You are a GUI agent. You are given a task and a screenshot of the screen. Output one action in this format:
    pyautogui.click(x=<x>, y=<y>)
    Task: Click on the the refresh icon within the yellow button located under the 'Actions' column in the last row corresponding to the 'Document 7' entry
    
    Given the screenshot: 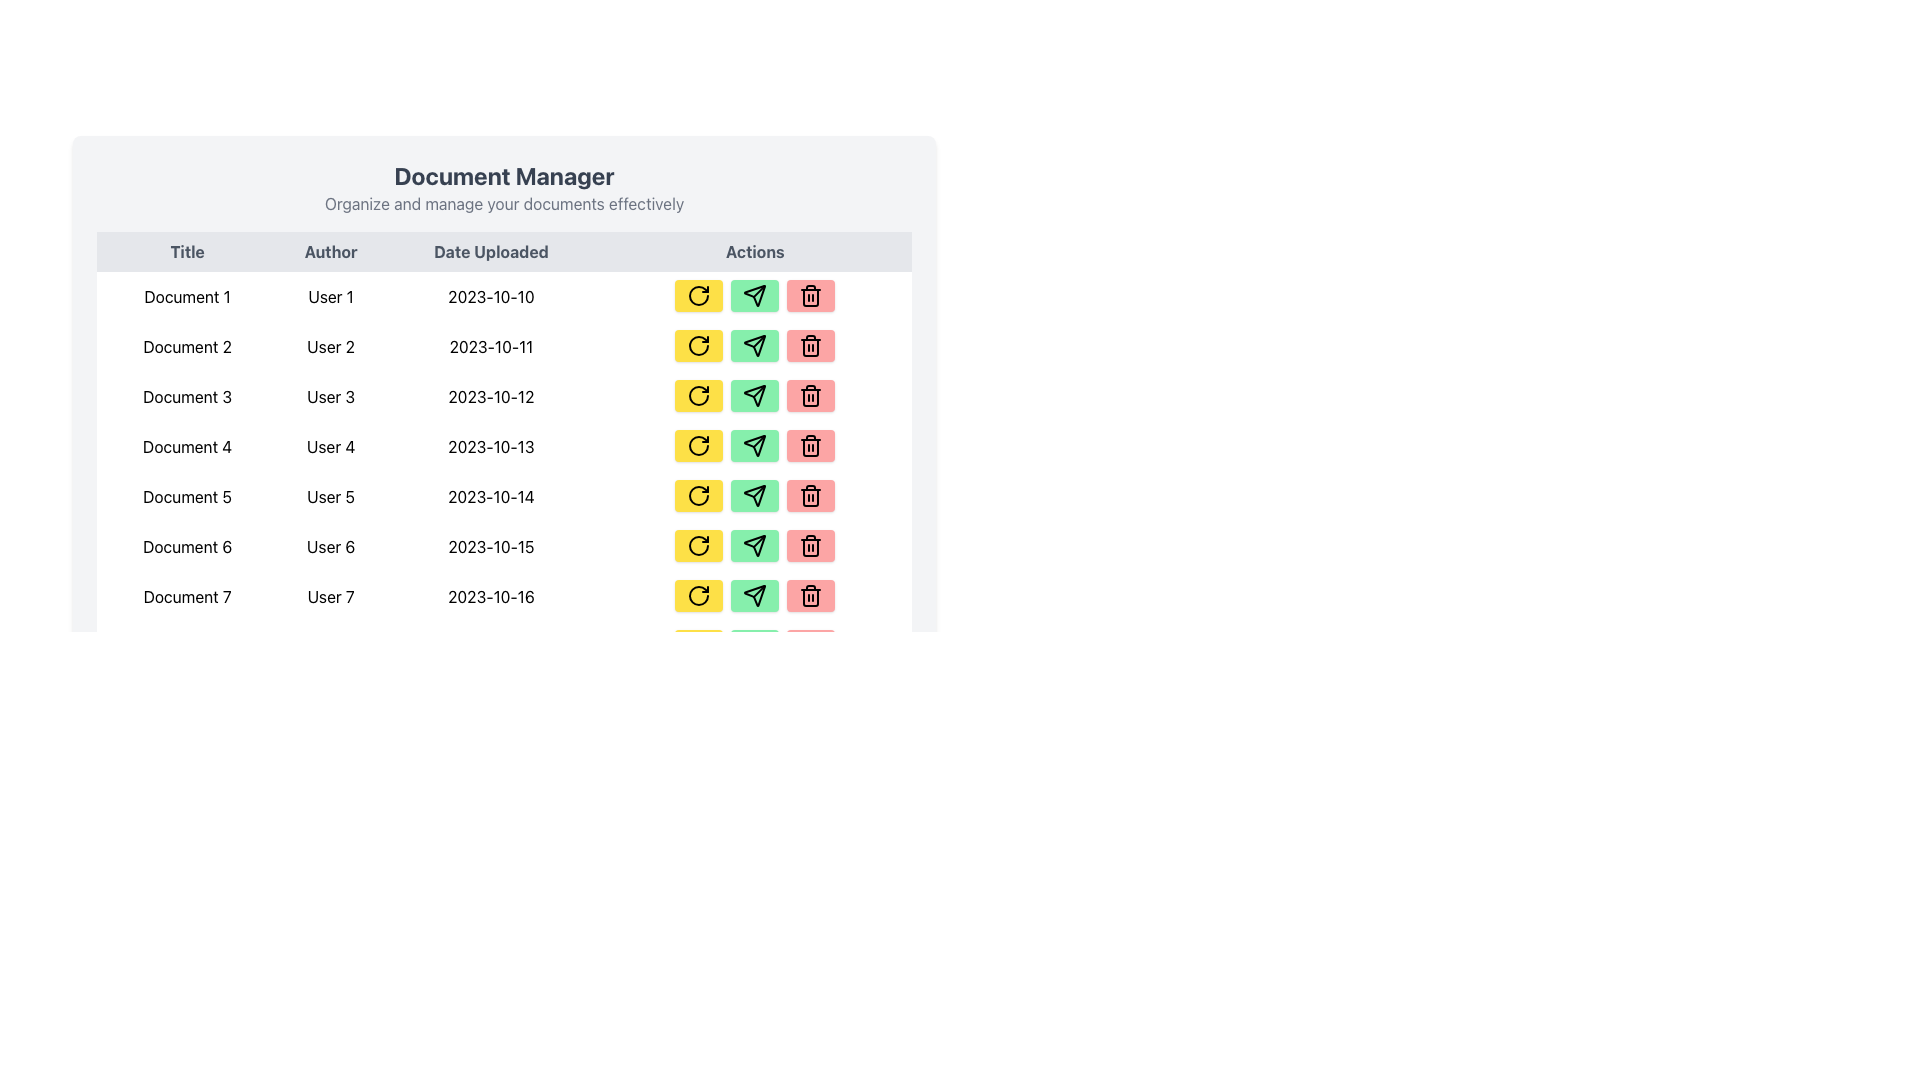 What is the action you would take?
    pyautogui.click(x=699, y=595)
    